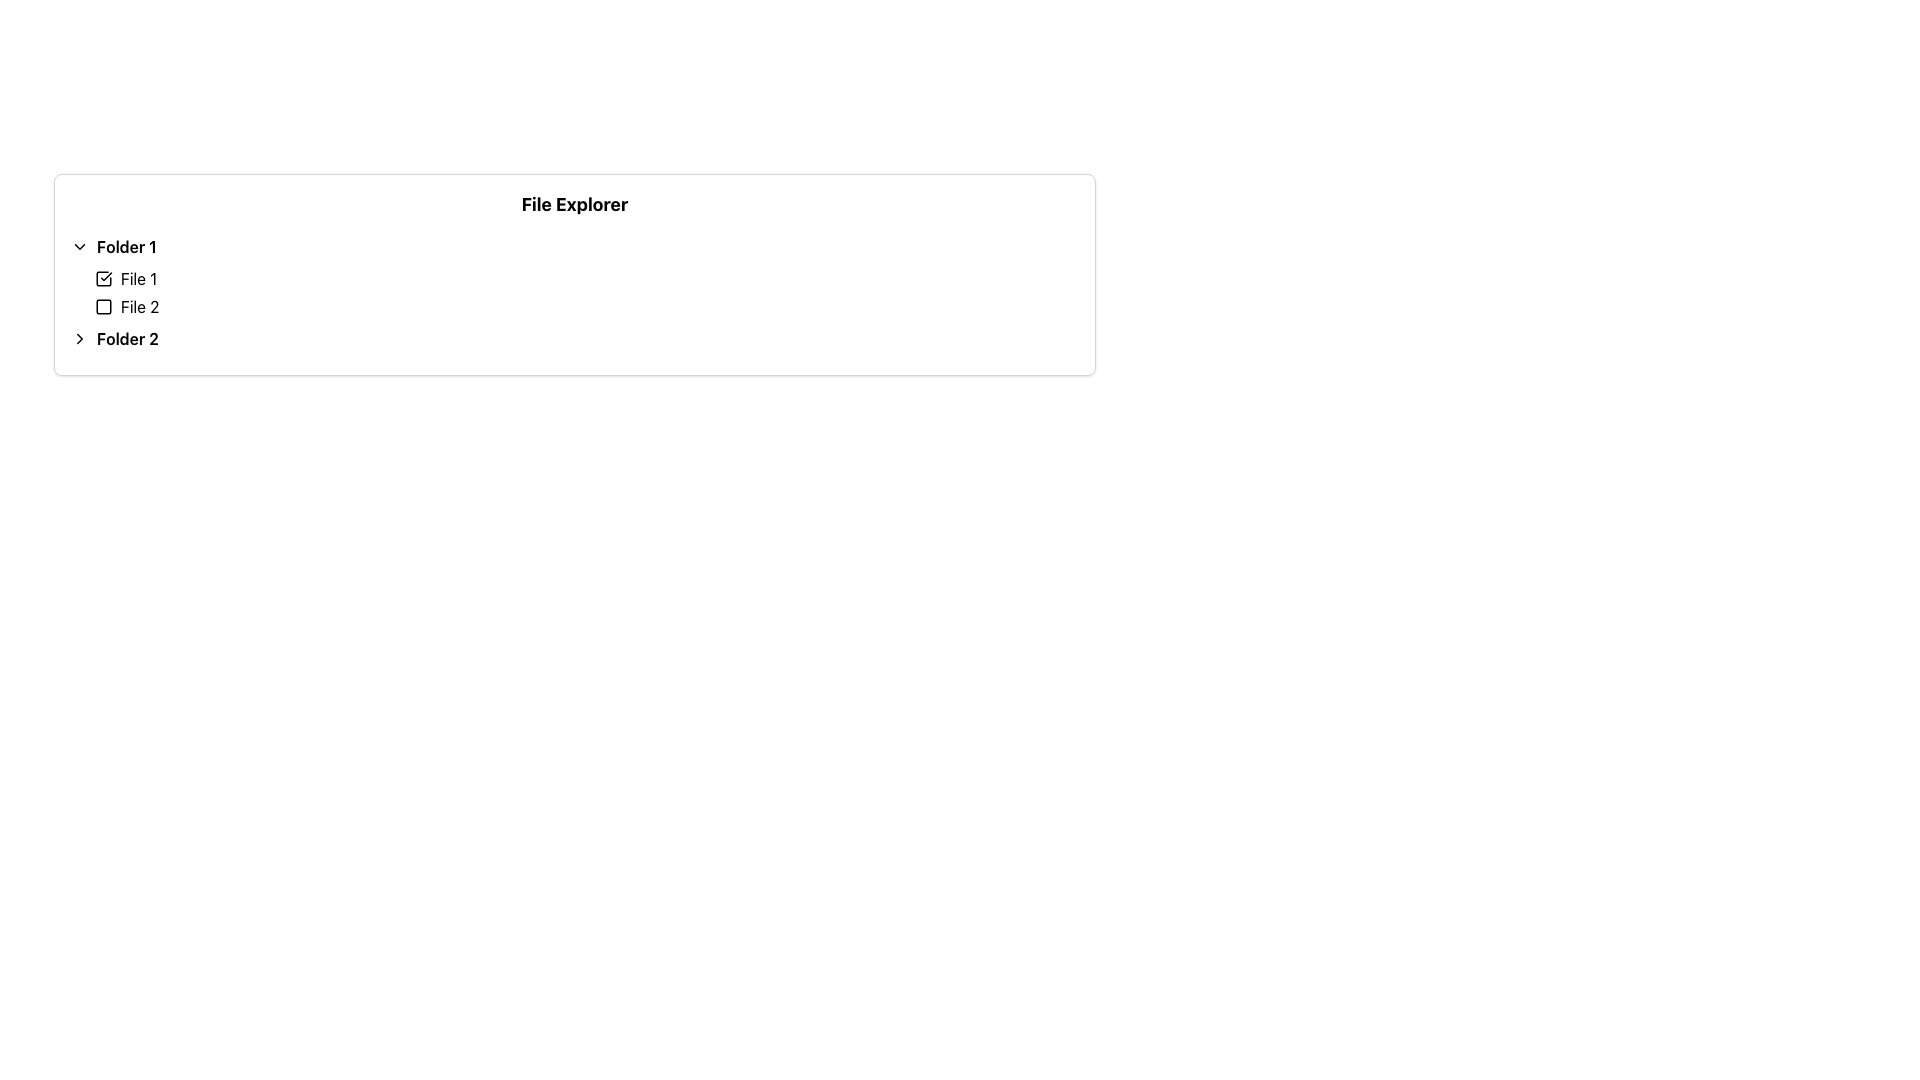 This screenshot has width=1920, height=1080. What do you see at coordinates (103, 307) in the screenshot?
I see `the center of the Checkbox icon located next to the text 'File 2'` at bounding box center [103, 307].